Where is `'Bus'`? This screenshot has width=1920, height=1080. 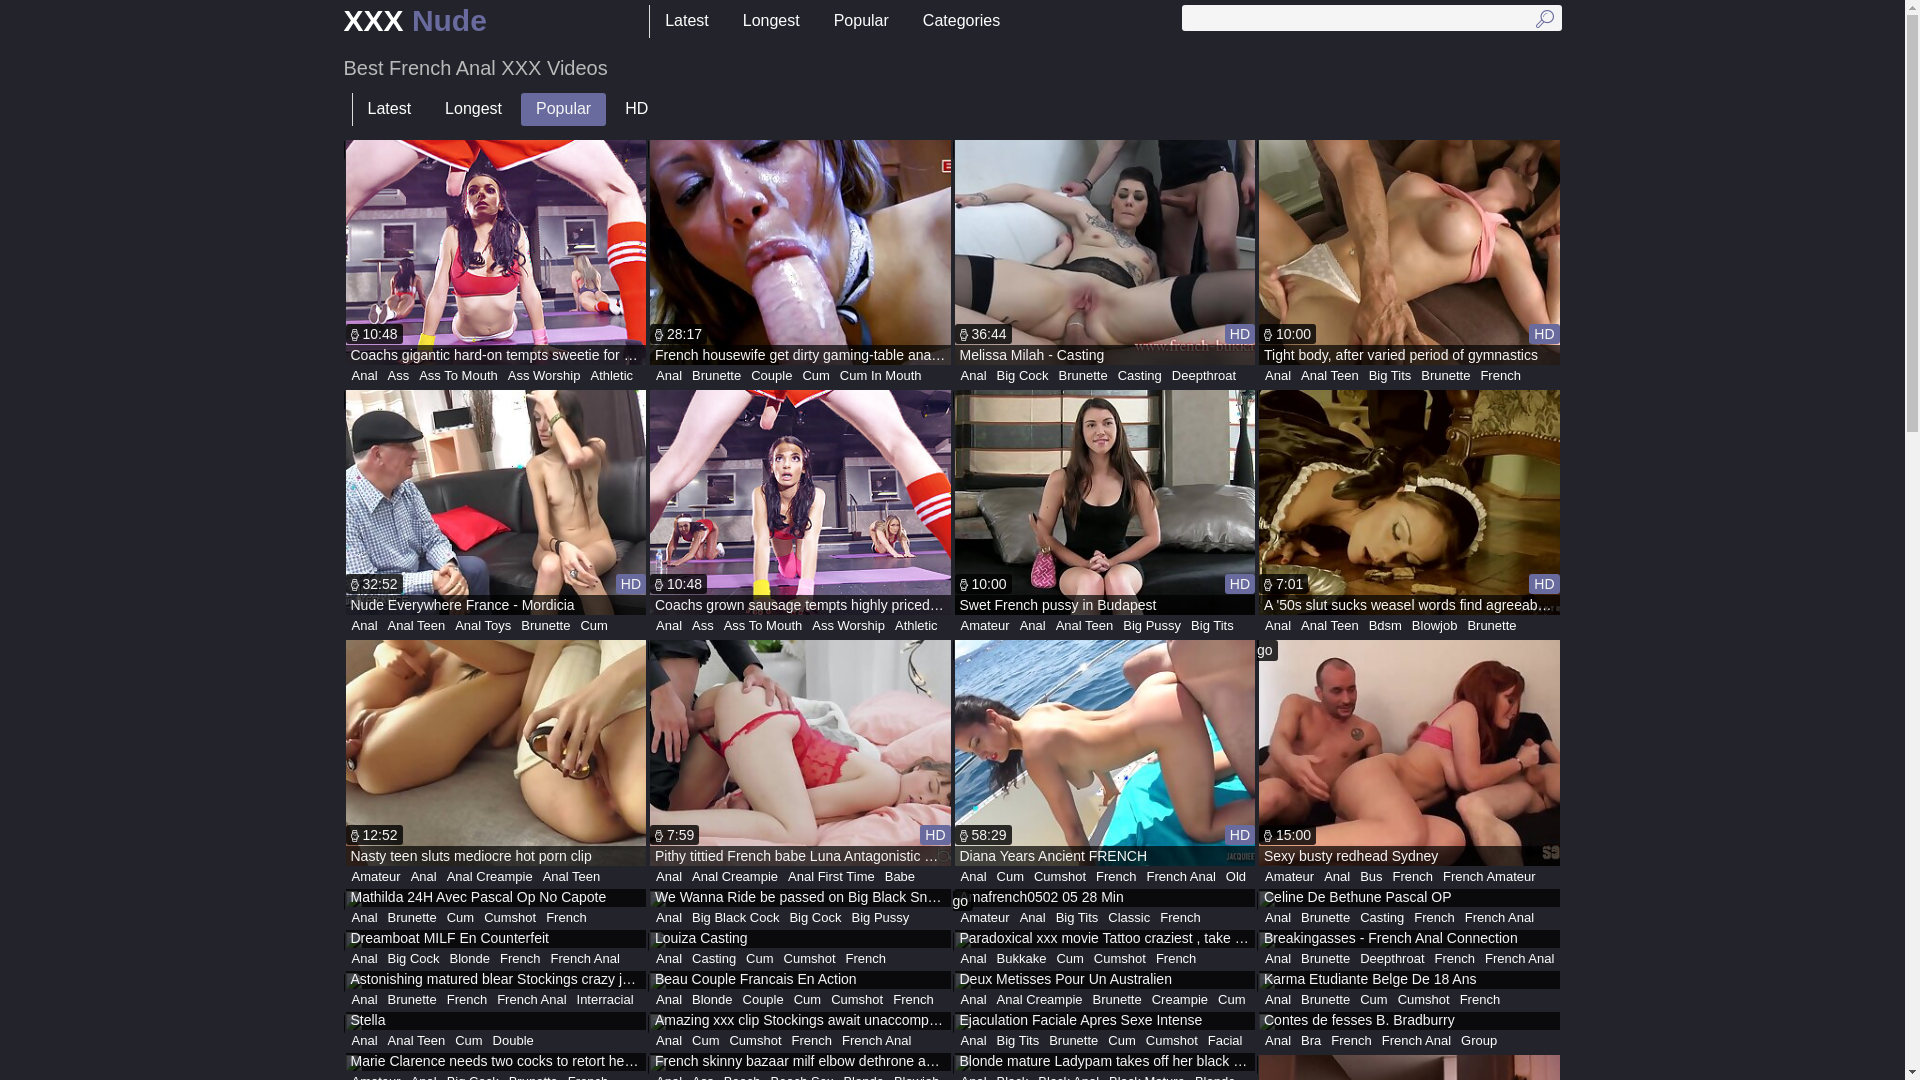 'Bus' is located at coordinates (1354, 875).